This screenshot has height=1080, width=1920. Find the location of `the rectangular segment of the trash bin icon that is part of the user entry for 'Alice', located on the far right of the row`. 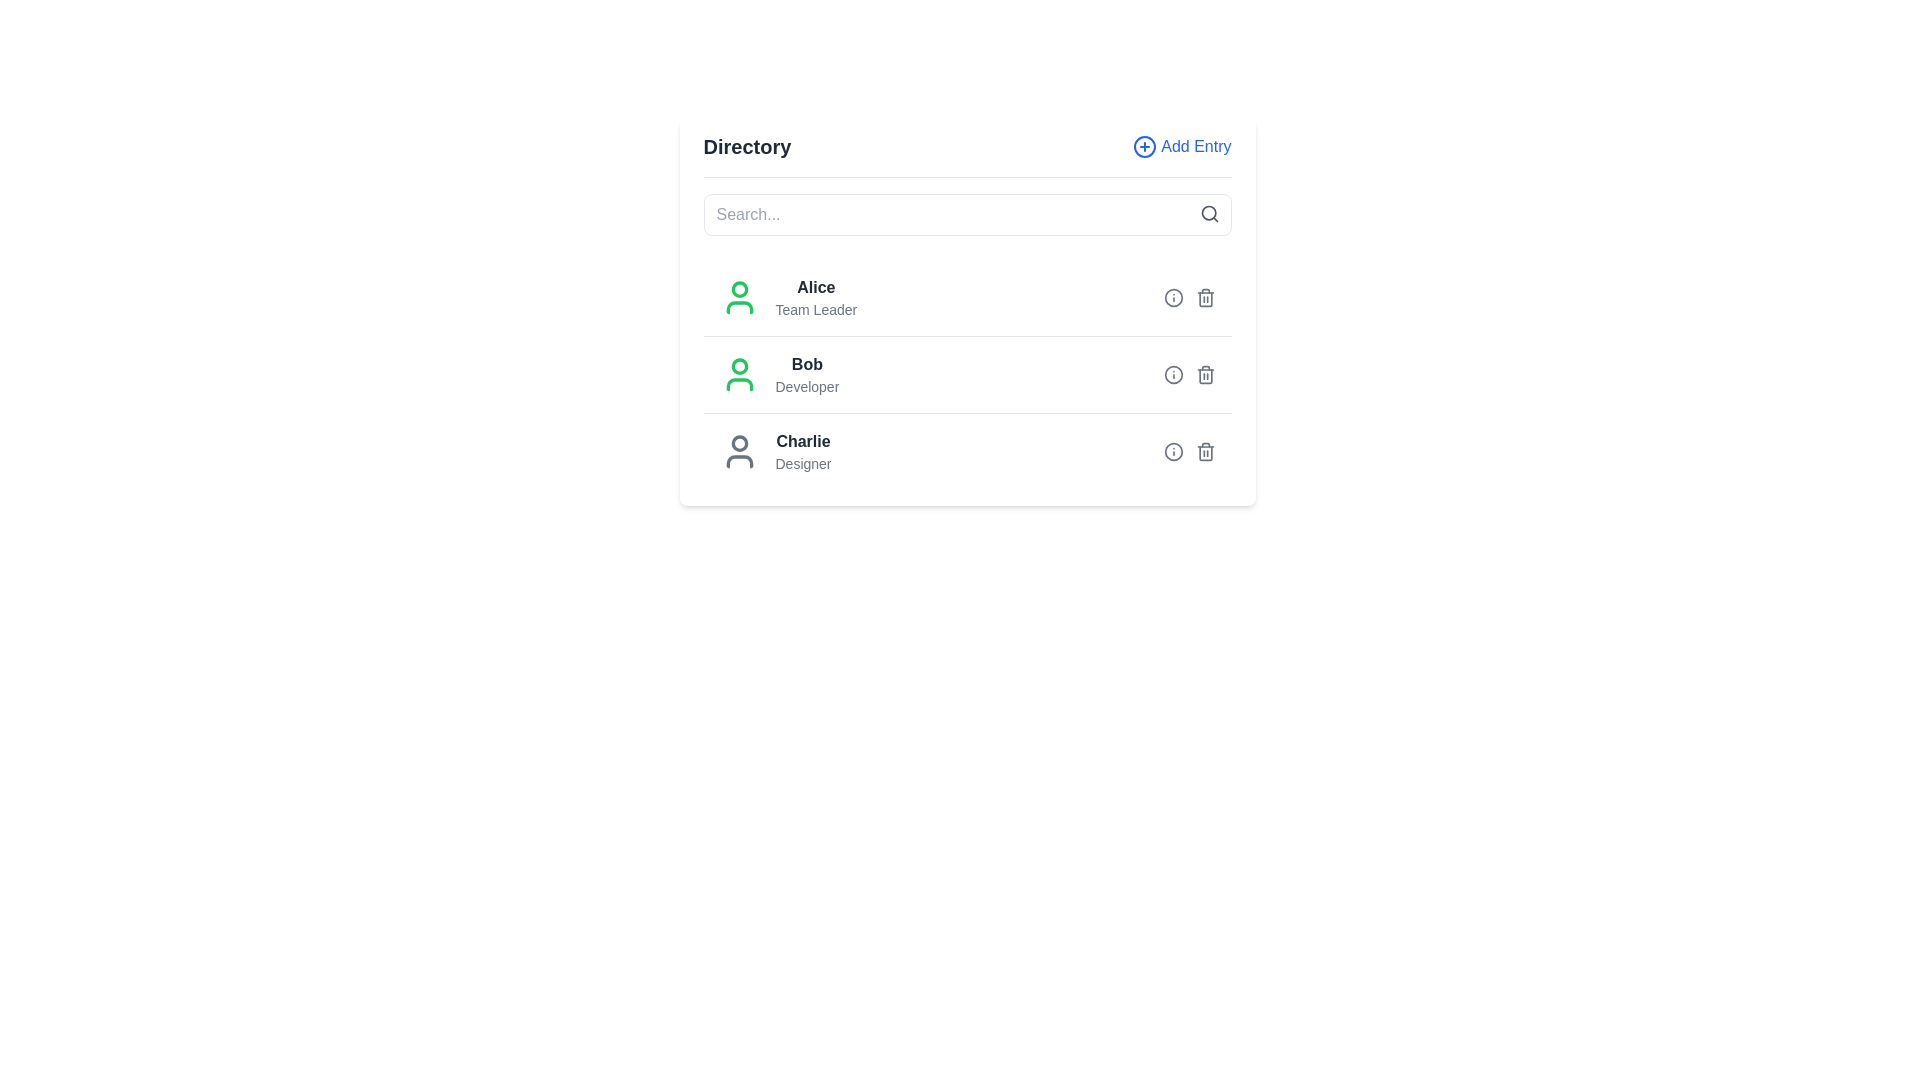

the rectangular segment of the trash bin icon that is part of the user entry for 'Alice', located on the far right of the row is located at coordinates (1204, 299).